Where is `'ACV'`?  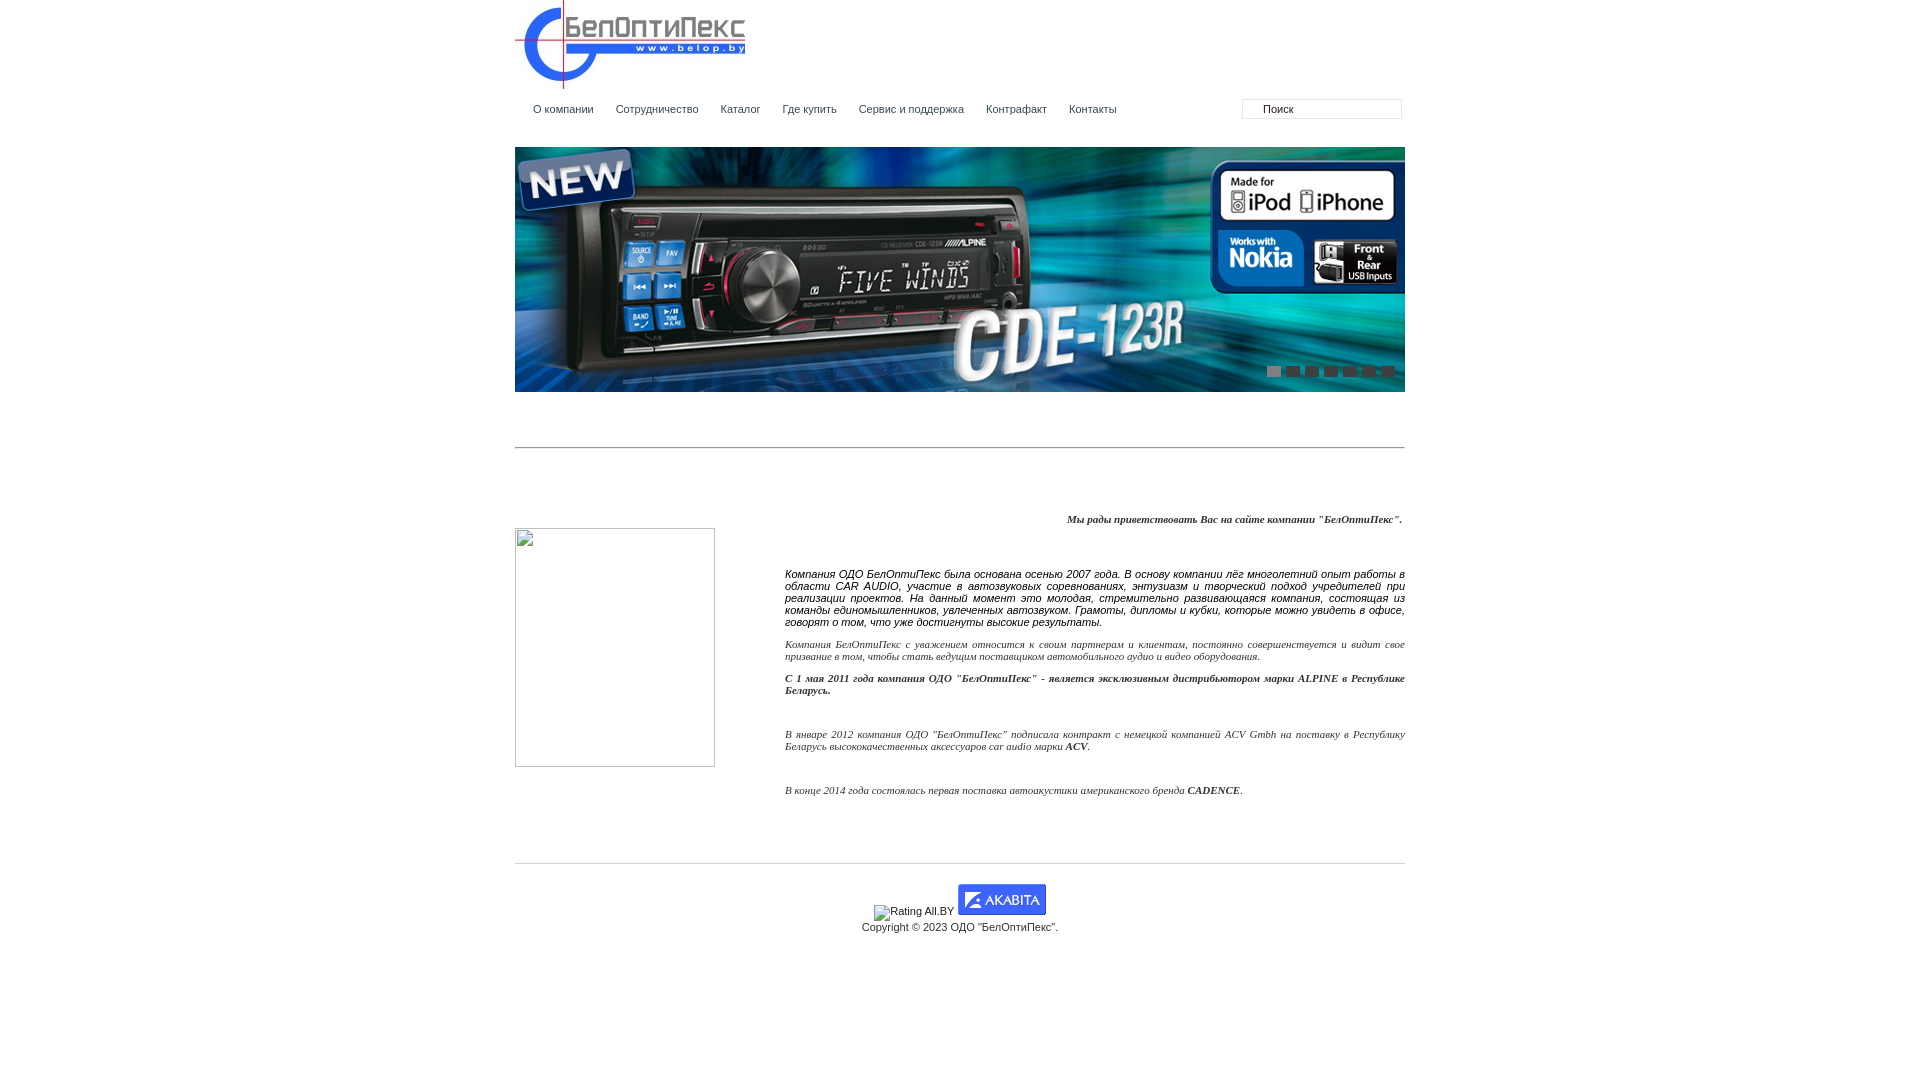
'ACV' is located at coordinates (1075, 745).